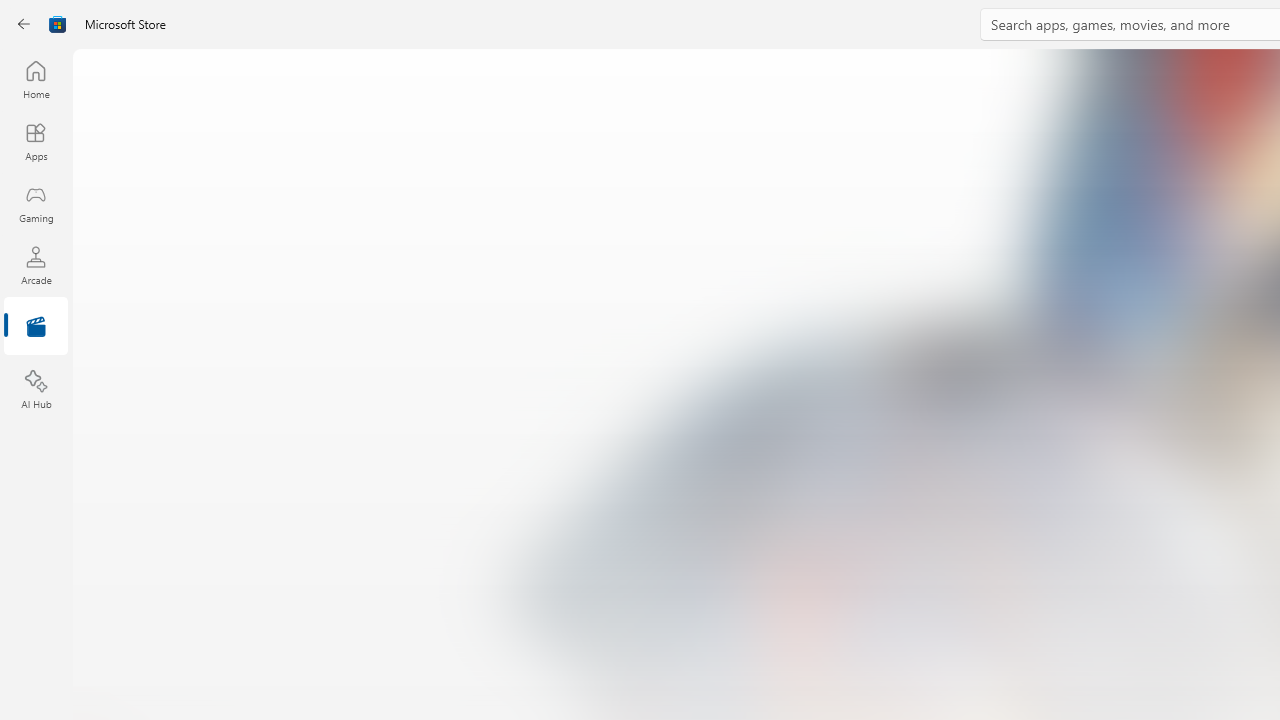 This screenshot has width=1280, height=720. What do you see at coordinates (35, 264) in the screenshot?
I see `'Arcade'` at bounding box center [35, 264].